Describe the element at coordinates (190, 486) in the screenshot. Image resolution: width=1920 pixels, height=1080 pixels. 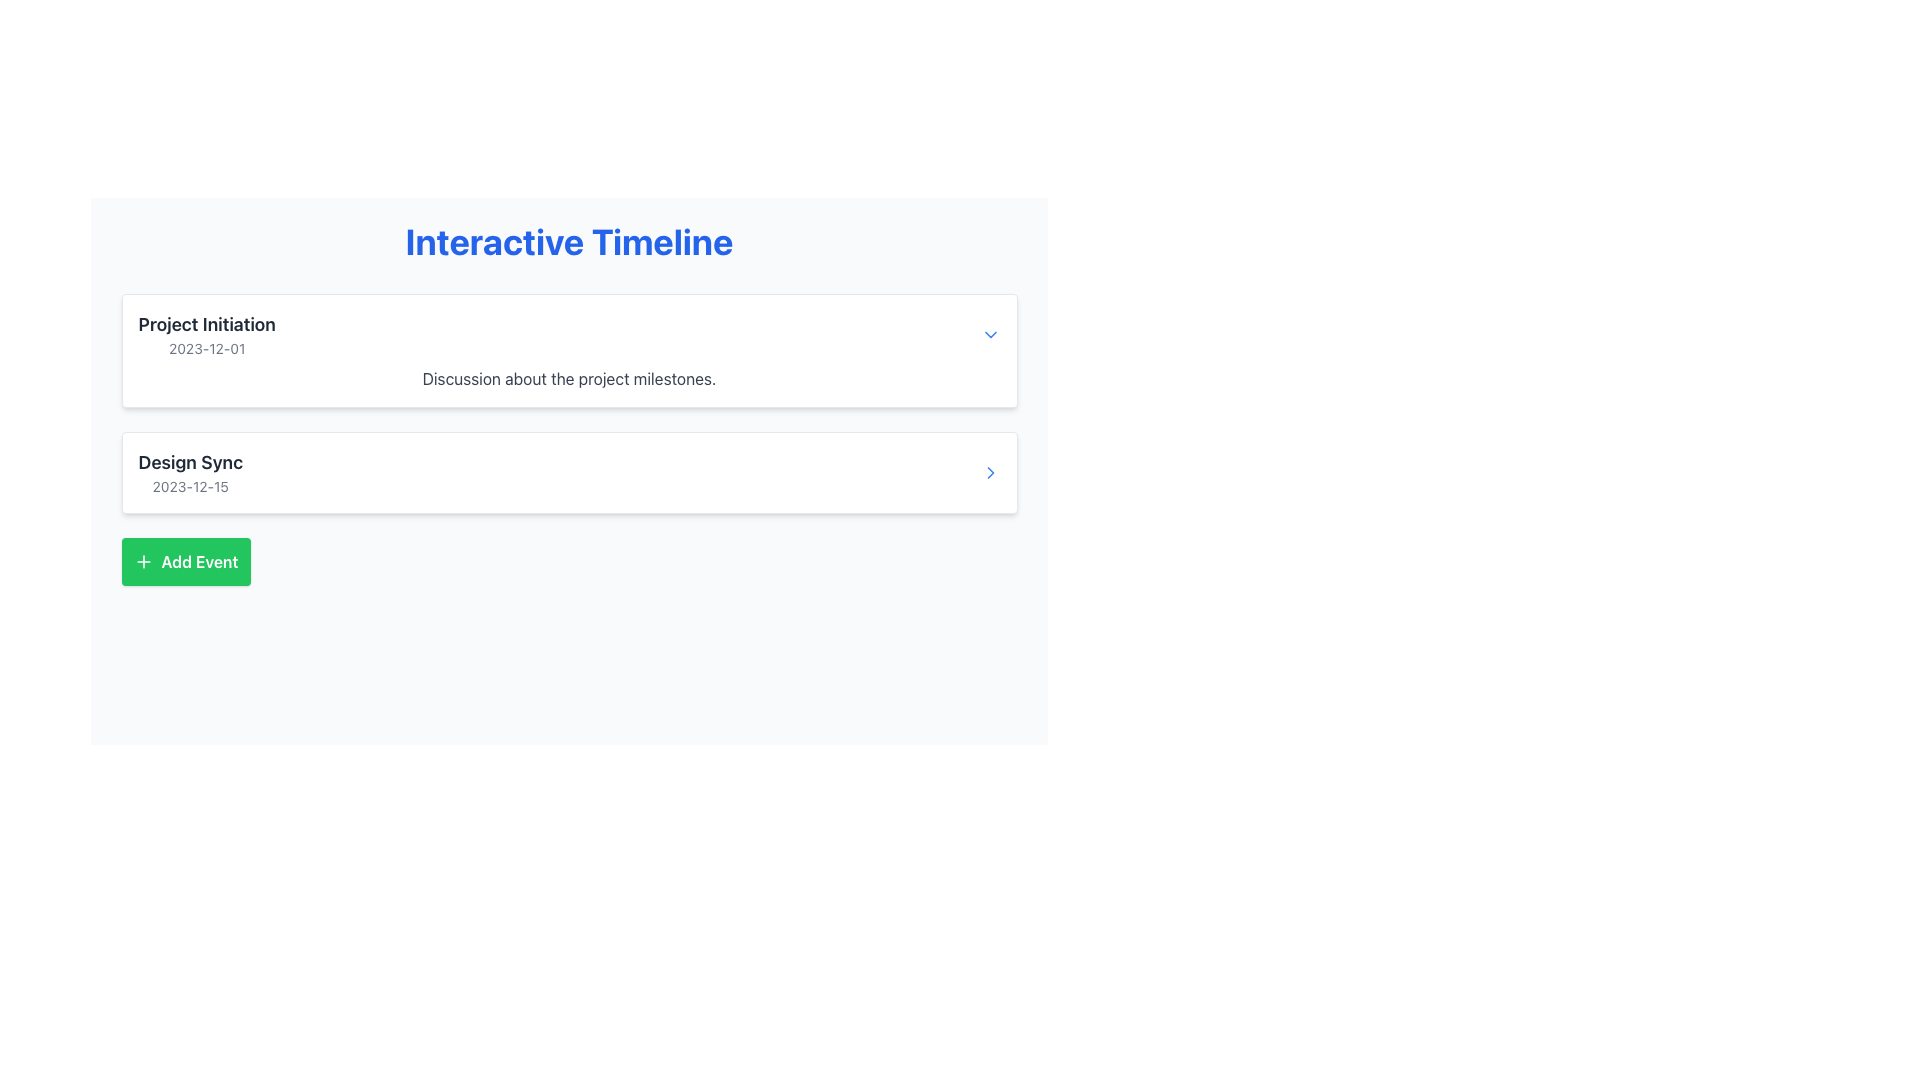
I see `the text label indicating the date '2023-12-15' below the title 'Design Sync' in the event card on the timeline interface` at that location.